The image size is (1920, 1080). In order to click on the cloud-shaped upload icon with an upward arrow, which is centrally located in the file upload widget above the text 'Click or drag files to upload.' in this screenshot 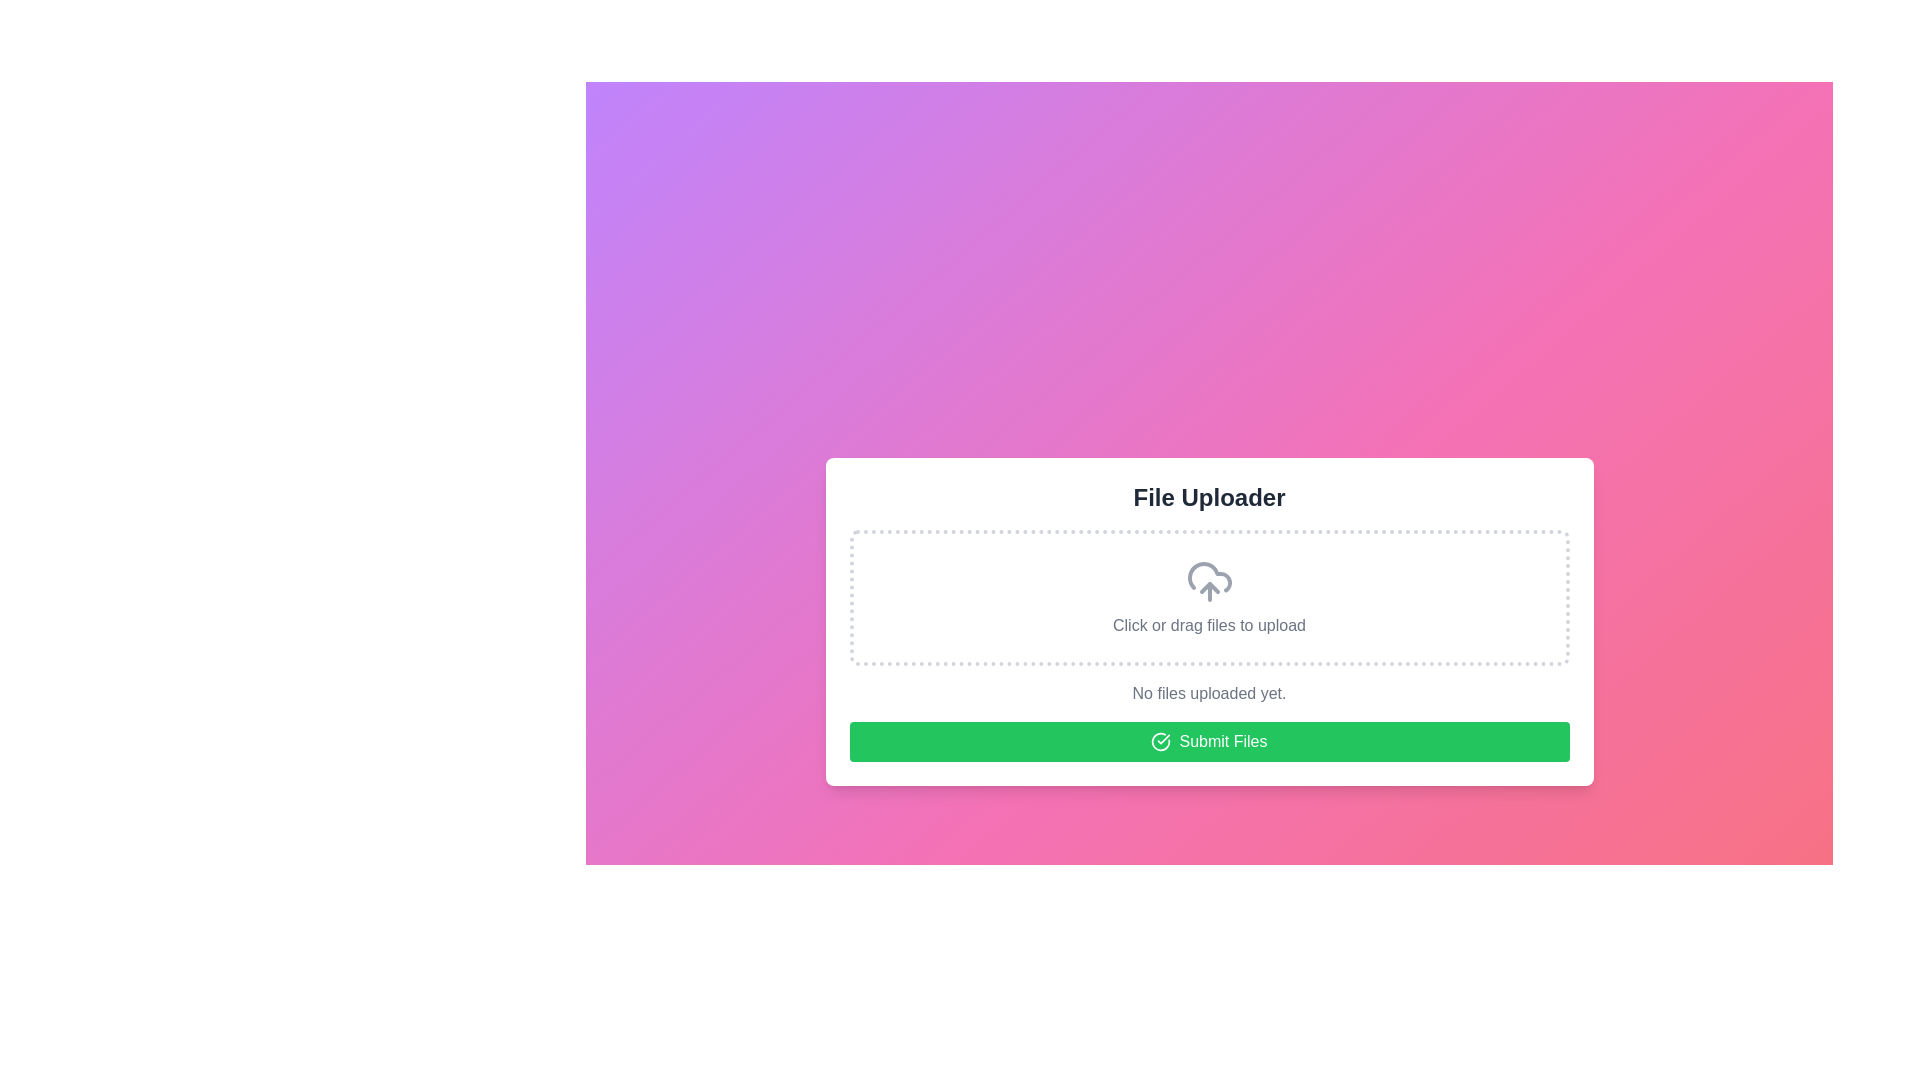, I will do `click(1208, 582)`.